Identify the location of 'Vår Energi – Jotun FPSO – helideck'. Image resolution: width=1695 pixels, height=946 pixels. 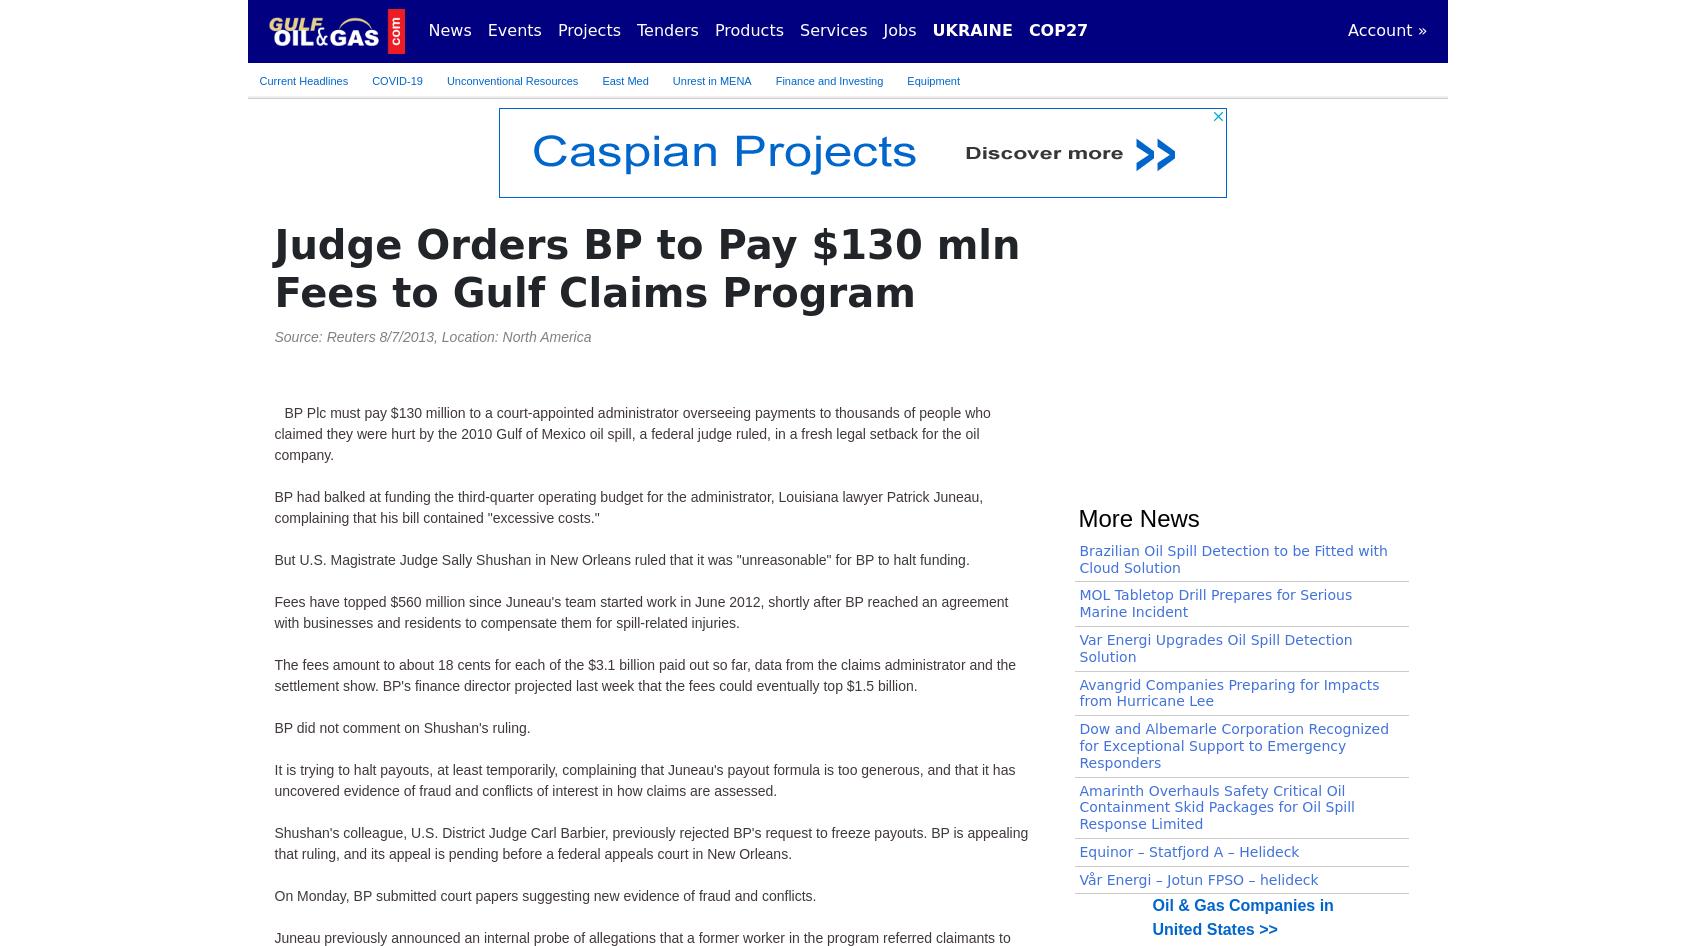
(1198, 88).